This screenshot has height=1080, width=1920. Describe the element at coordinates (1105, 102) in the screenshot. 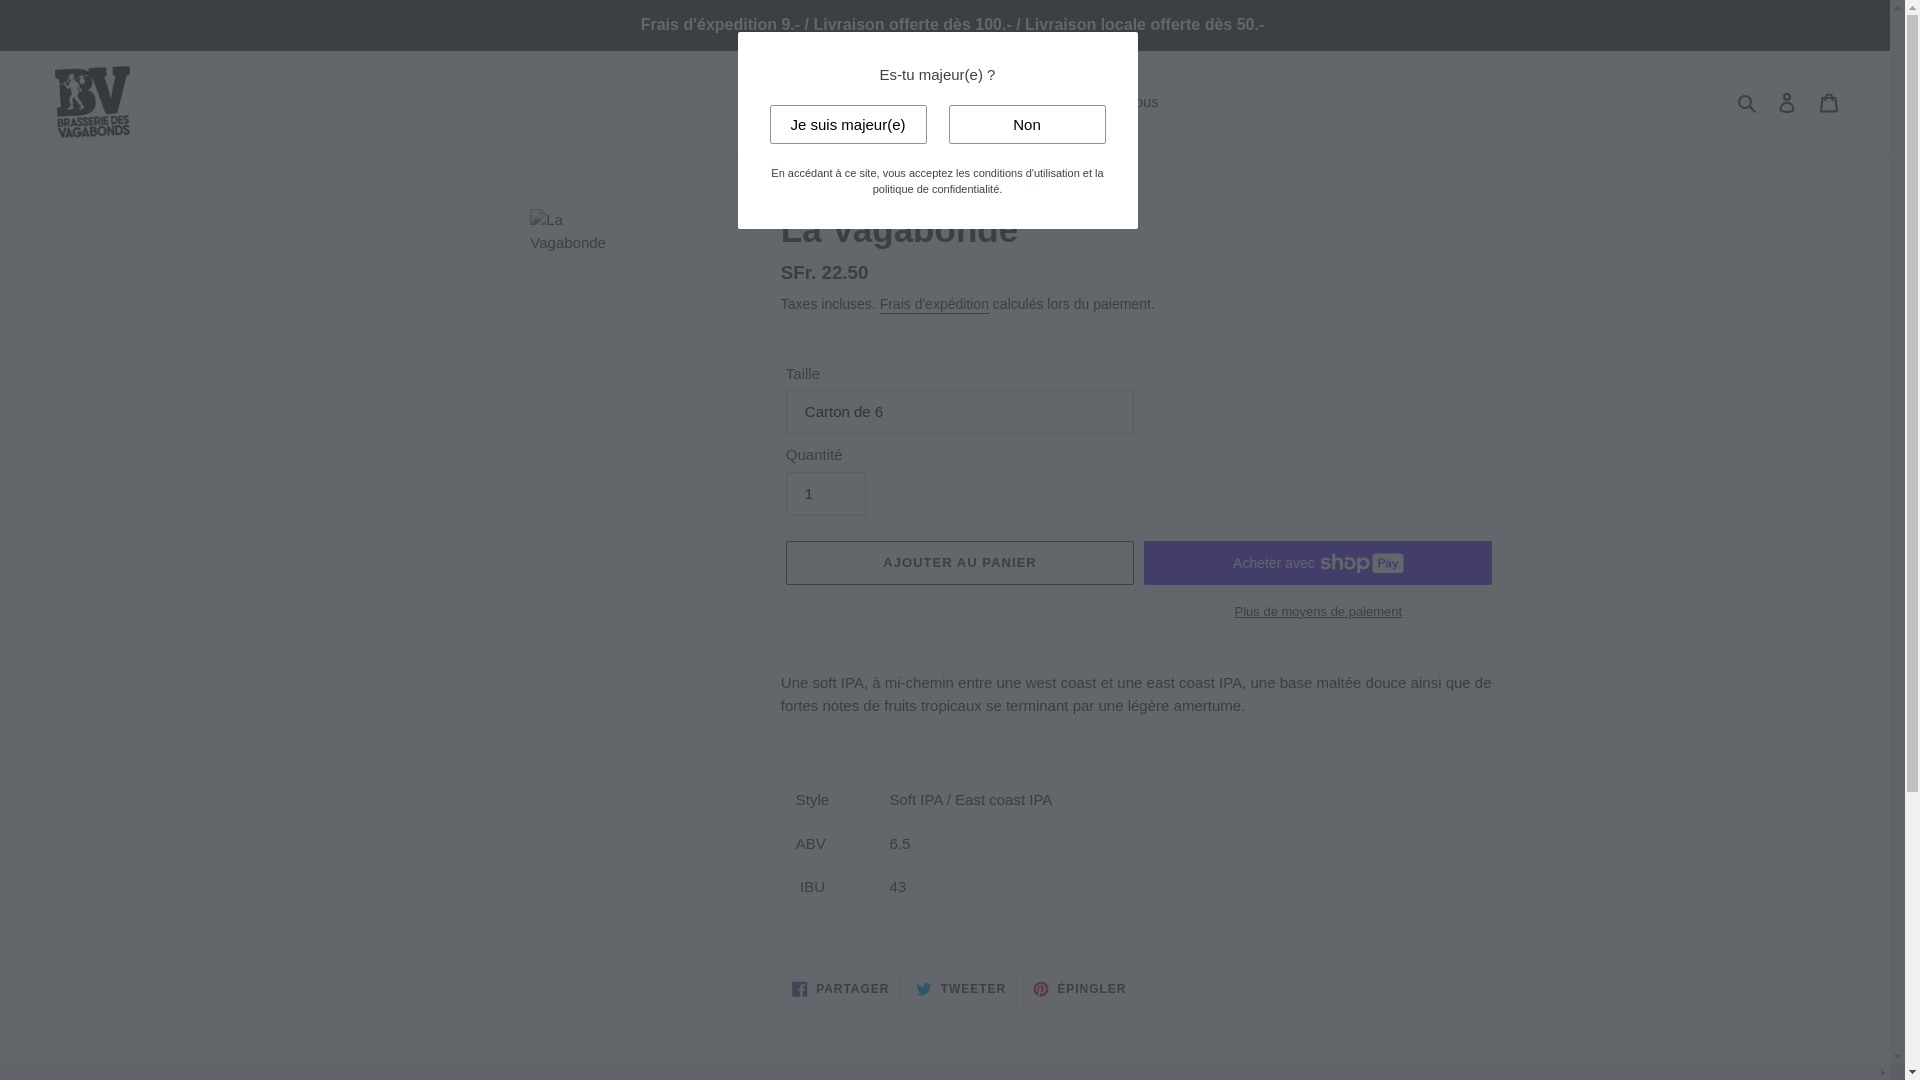

I see `'Contactez-nous'` at that location.